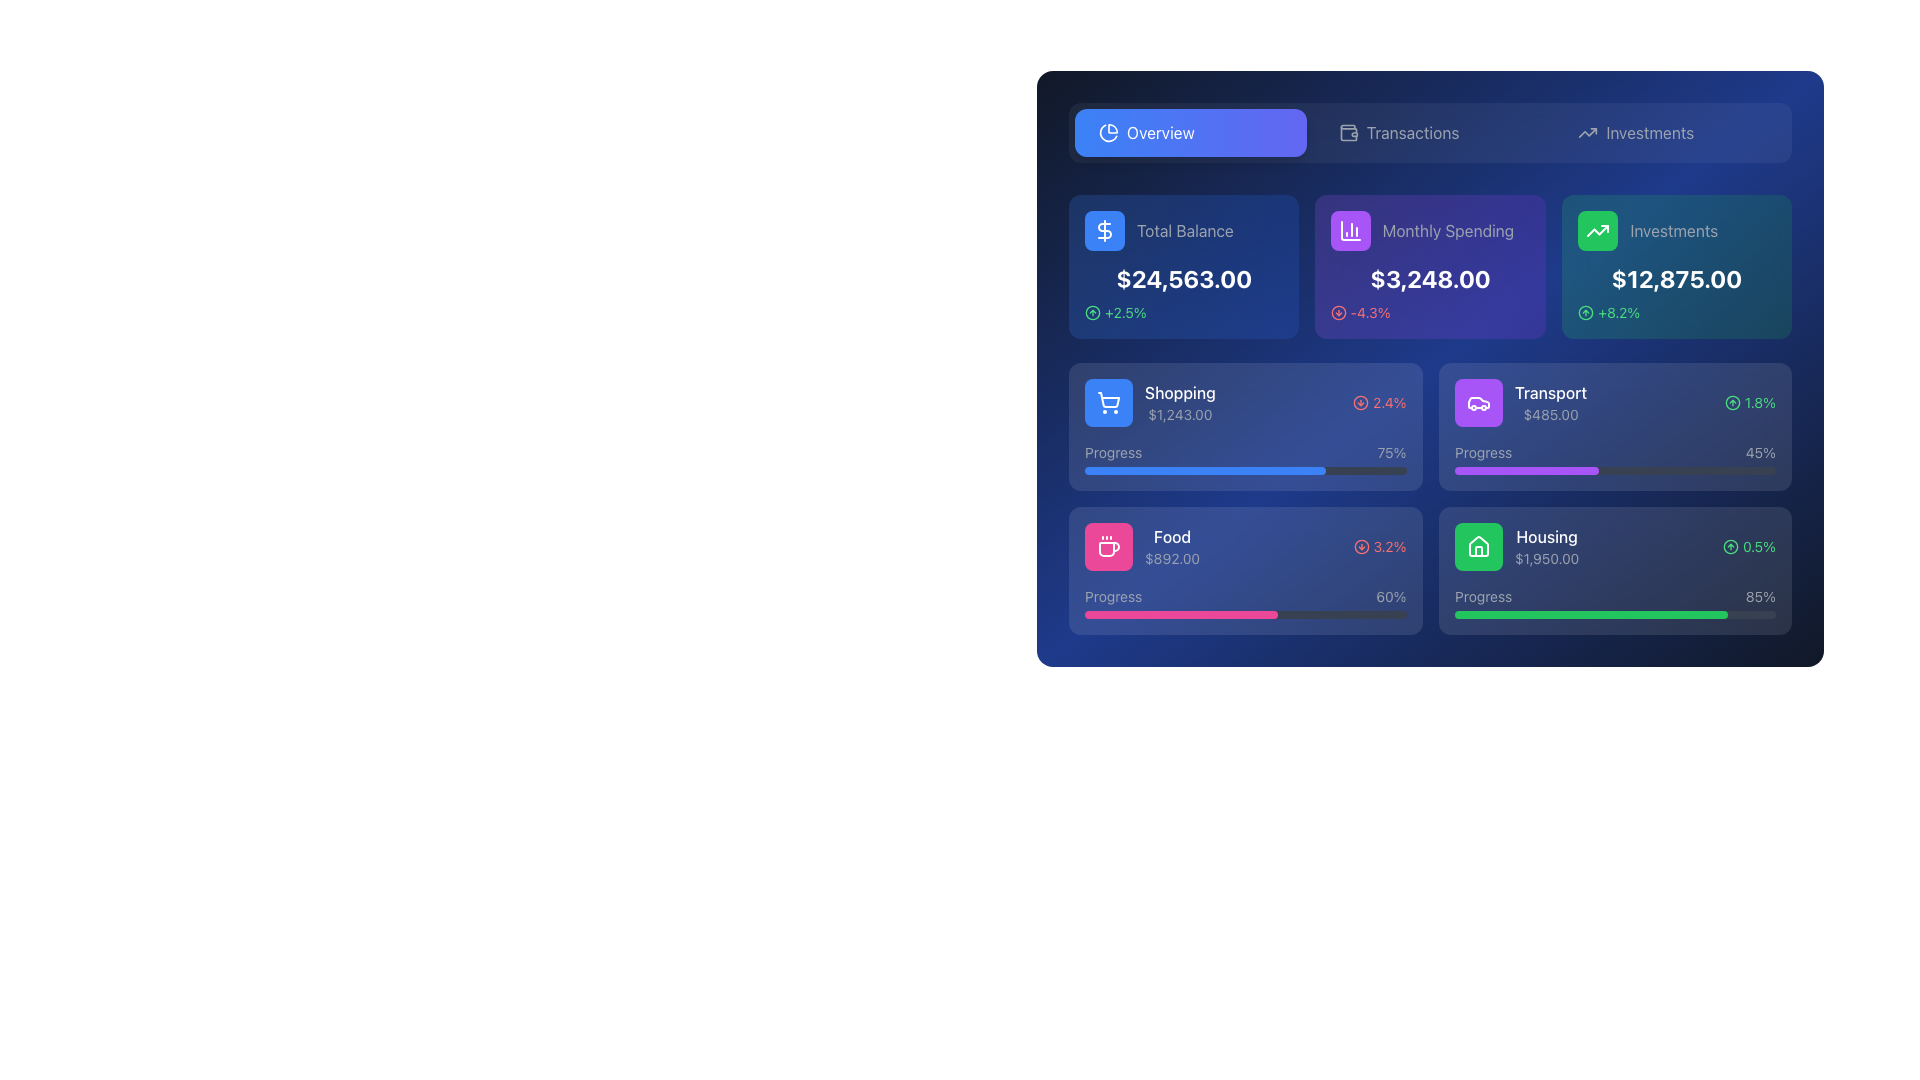 The height and width of the screenshot is (1080, 1920). Describe the element at coordinates (1378, 402) in the screenshot. I see `the red text displaying '2.4%' with the accompanying arrow-down icon in the 'Shopping' section of the dashboard` at that location.